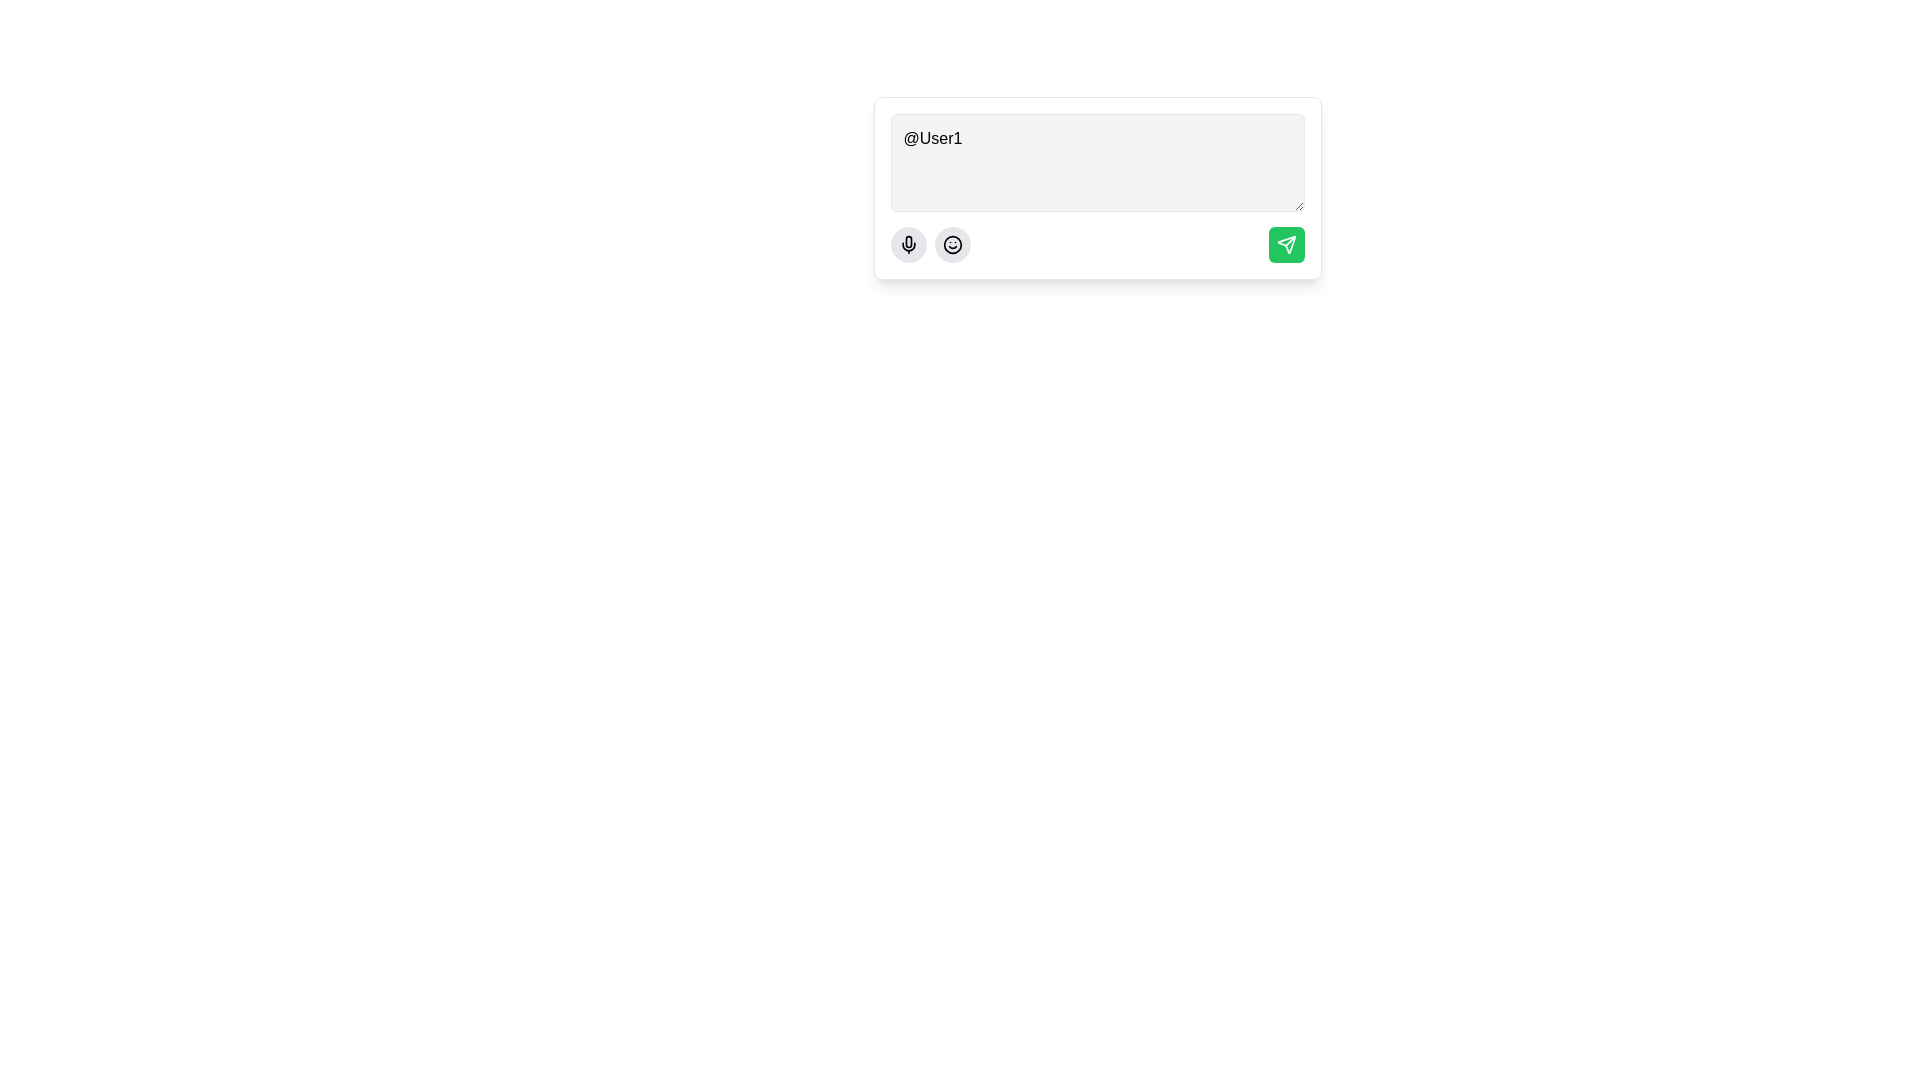  I want to click on the green and white paper plane icon located at the bottom-right corner of the interface, so click(1286, 244).